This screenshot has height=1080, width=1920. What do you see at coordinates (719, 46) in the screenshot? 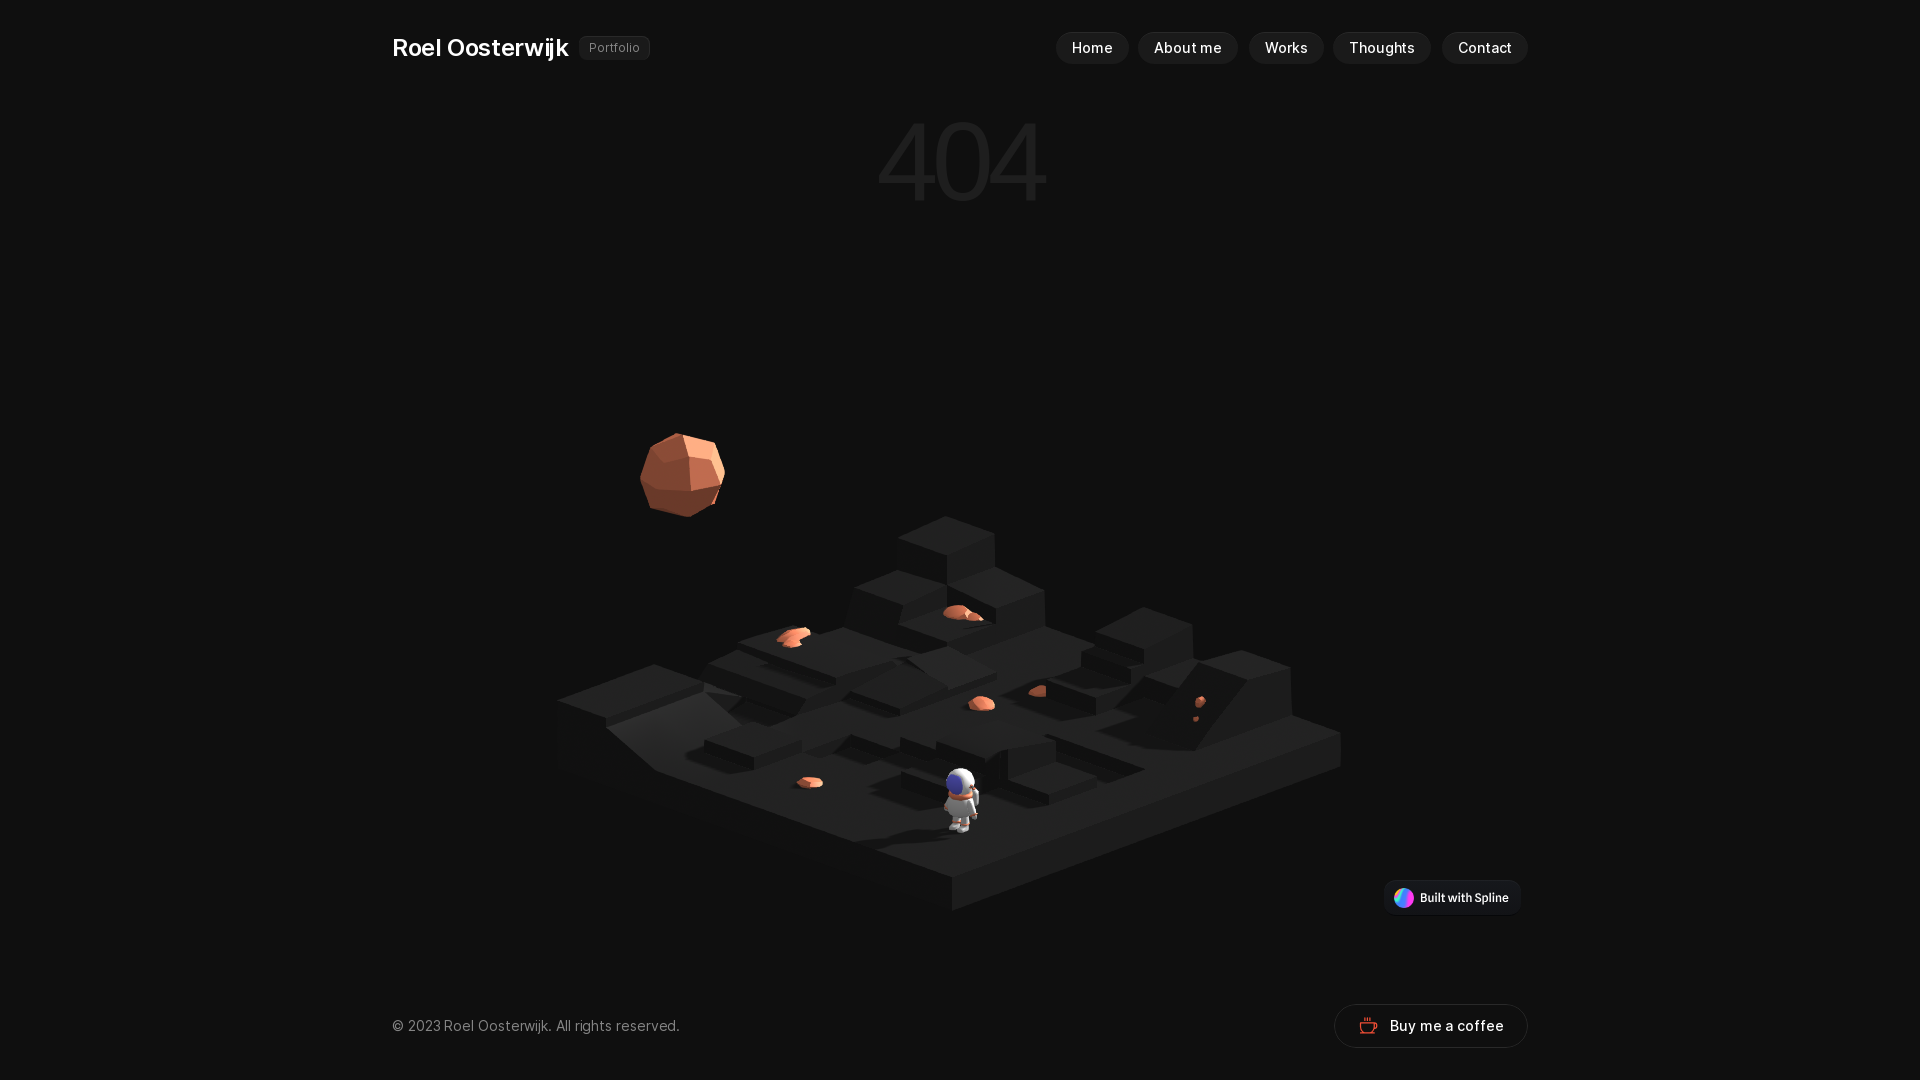
I see `'Roel Oosterwijk` at bounding box center [719, 46].